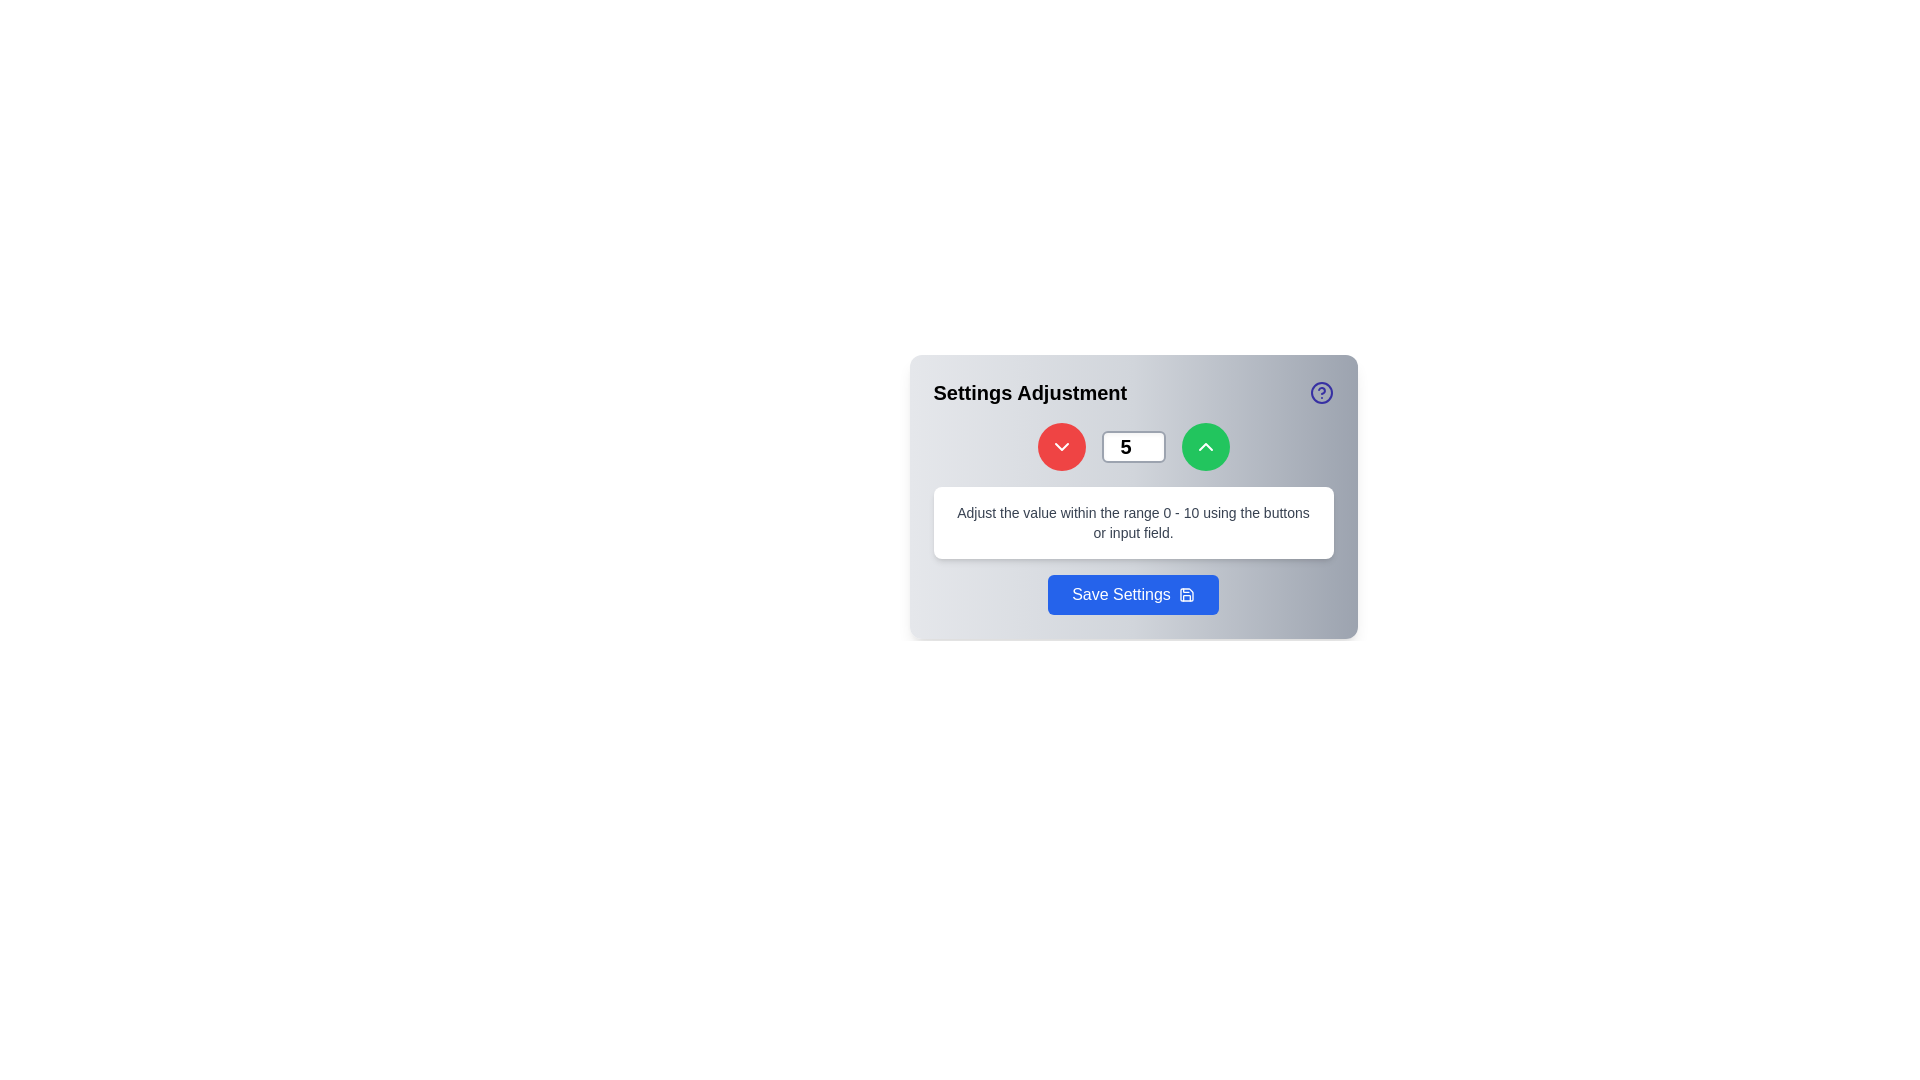 This screenshot has height=1080, width=1920. Describe the element at coordinates (1133, 593) in the screenshot. I see `the save settings button located at the bottom of the settings adjustment card to observe the hover effects` at that location.